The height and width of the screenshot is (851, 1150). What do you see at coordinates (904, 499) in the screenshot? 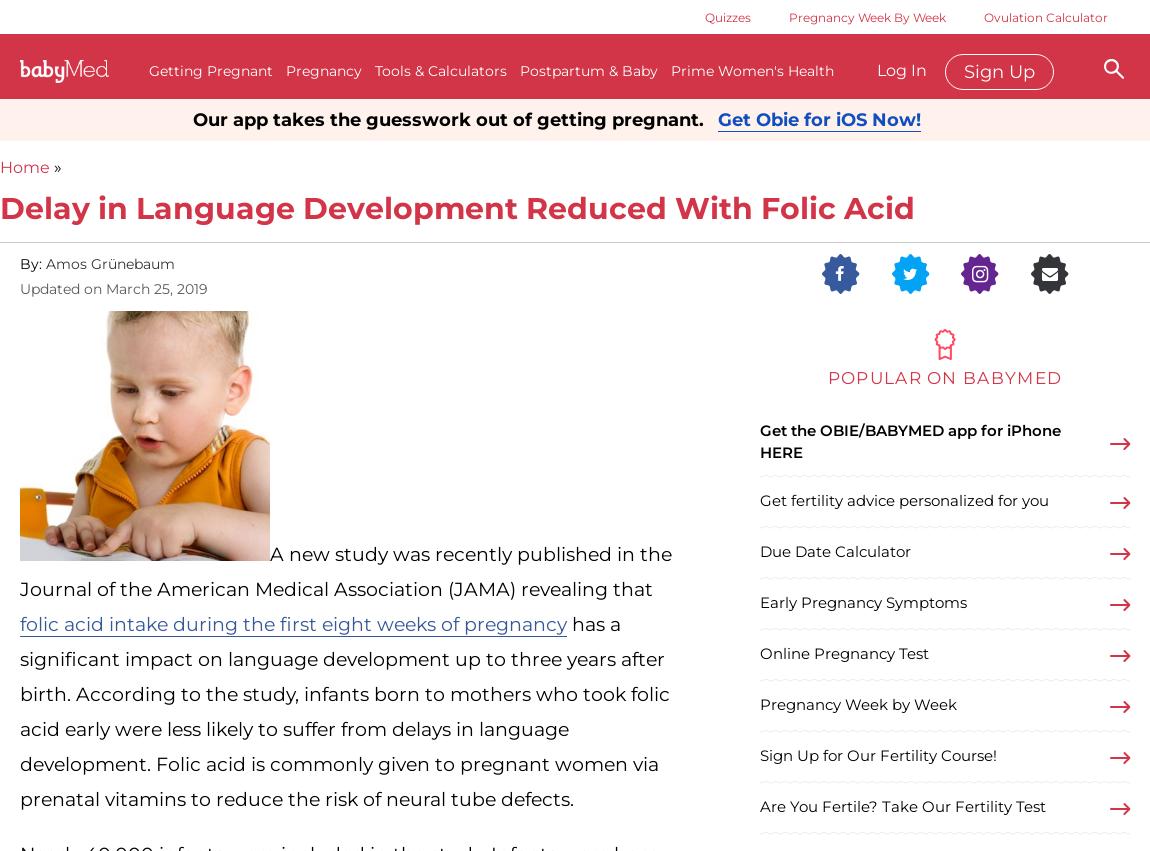
I see `'Get fertility advice personalized for you'` at bounding box center [904, 499].